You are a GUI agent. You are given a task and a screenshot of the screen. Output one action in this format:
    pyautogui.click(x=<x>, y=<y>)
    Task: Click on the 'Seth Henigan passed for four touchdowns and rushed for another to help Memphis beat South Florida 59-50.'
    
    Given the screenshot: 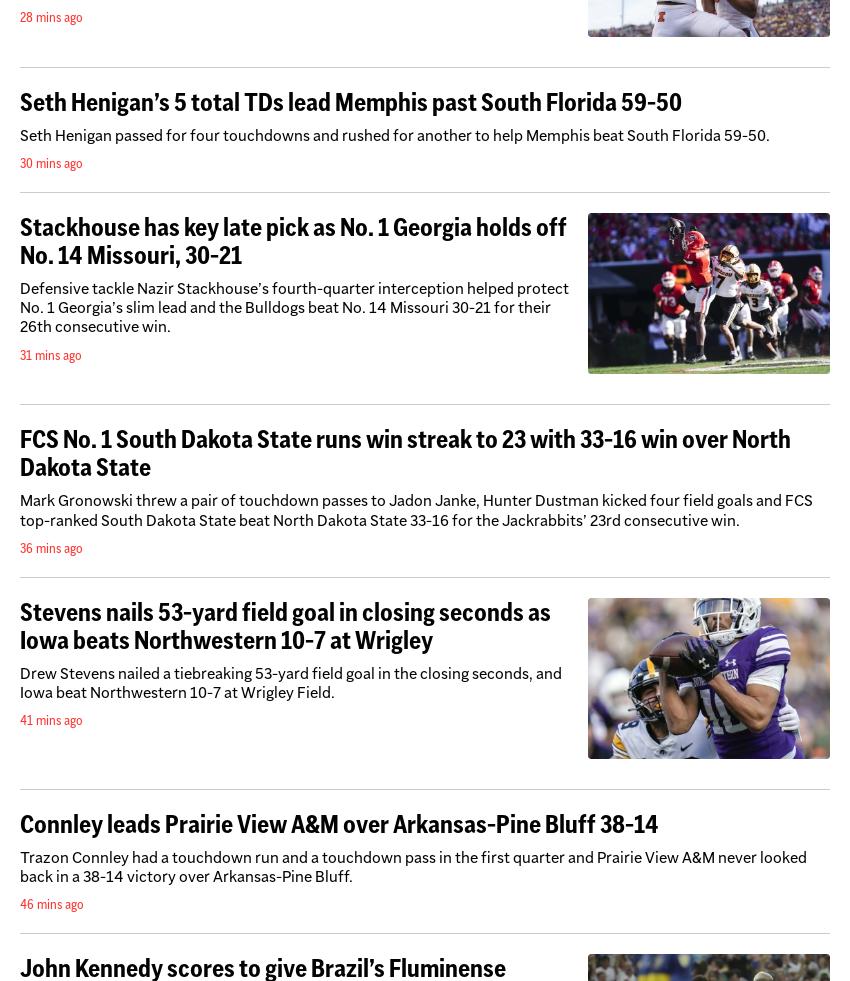 What is the action you would take?
    pyautogui.click(x=394, y=134)
    